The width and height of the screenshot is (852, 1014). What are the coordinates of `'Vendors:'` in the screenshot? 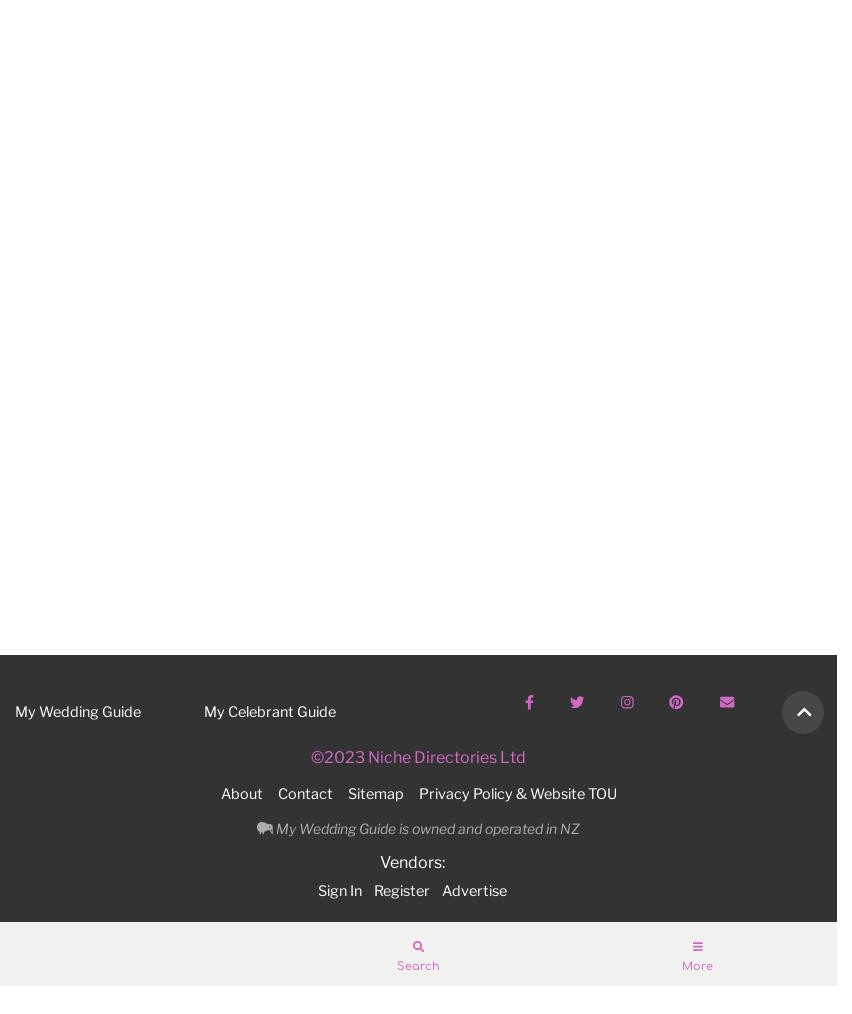 It's located at (378, 860).